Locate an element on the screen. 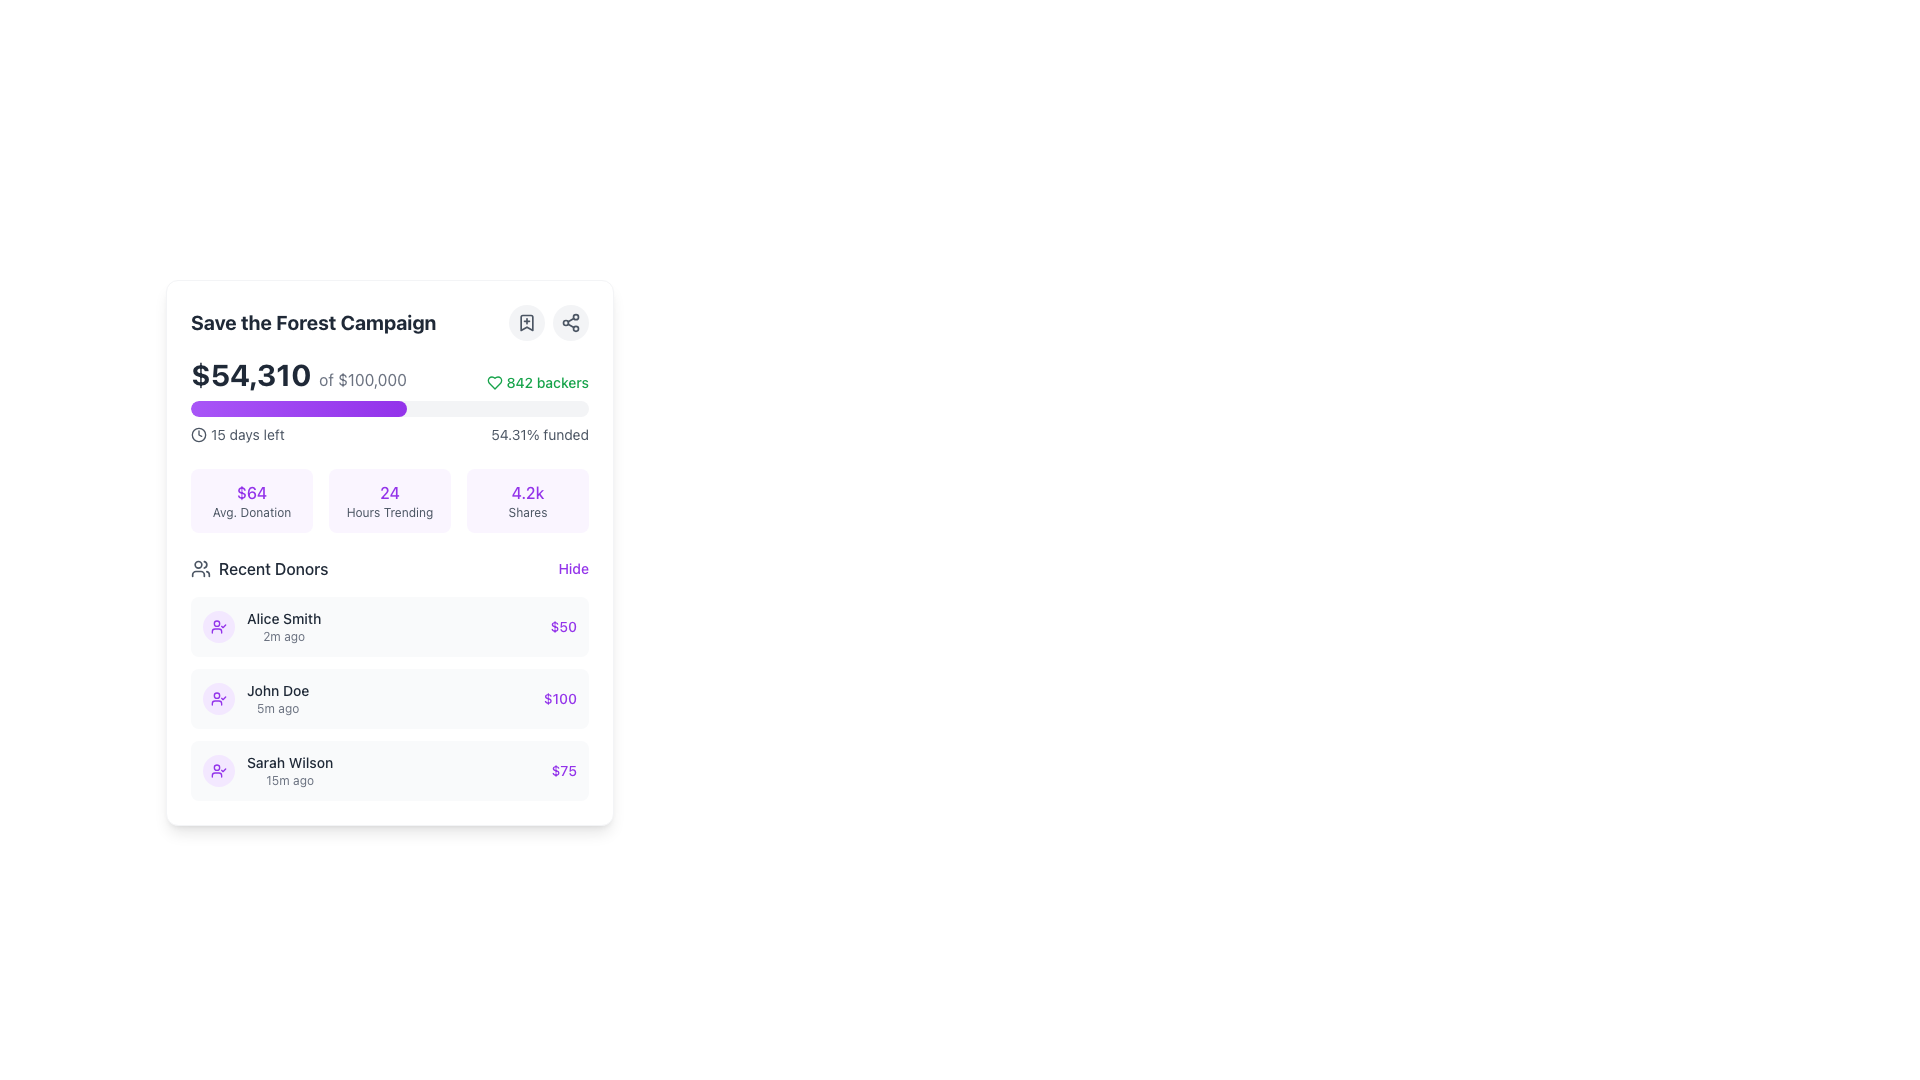  and read the donation value text associated with the donor 'Sarah Wilson' located is located at coordinates (563, 770).